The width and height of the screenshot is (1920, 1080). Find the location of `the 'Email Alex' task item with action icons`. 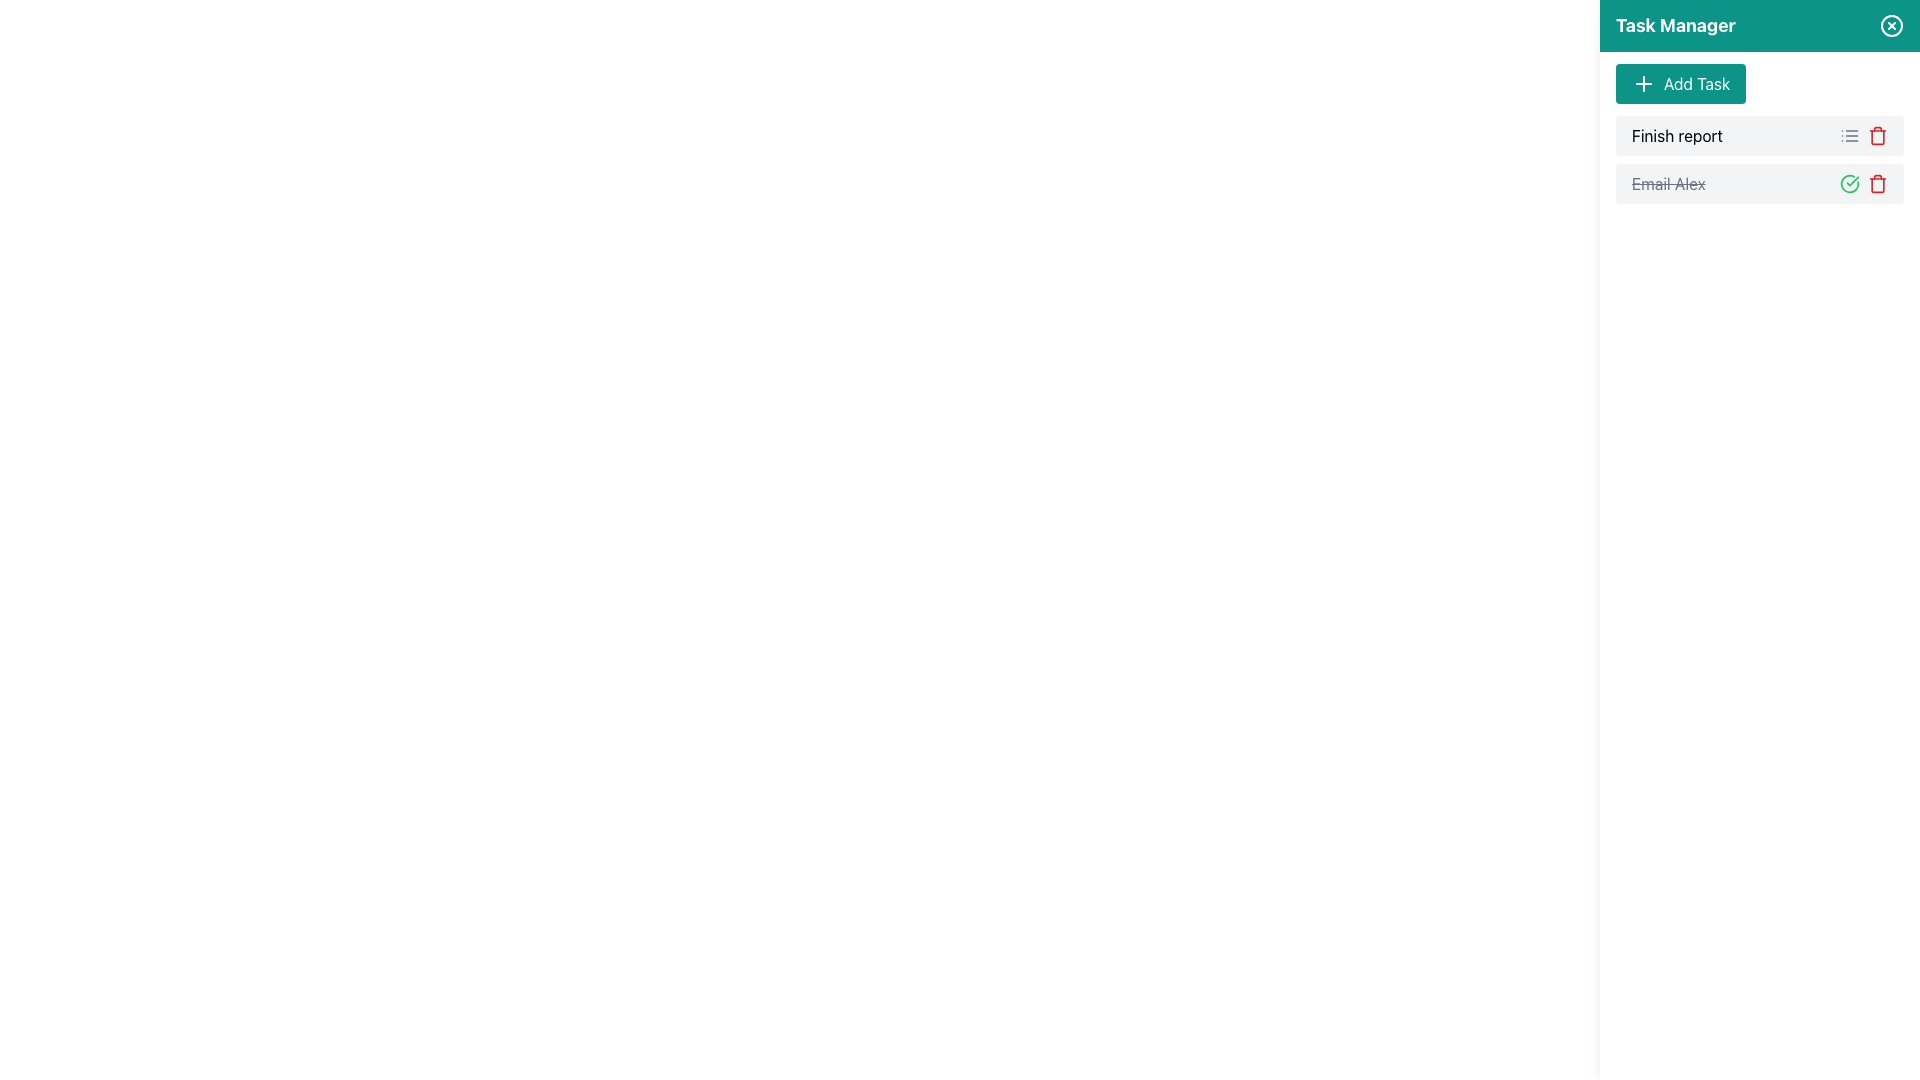

the 'Email Alex' task item with action icons is located at coordinates (1760, 184).